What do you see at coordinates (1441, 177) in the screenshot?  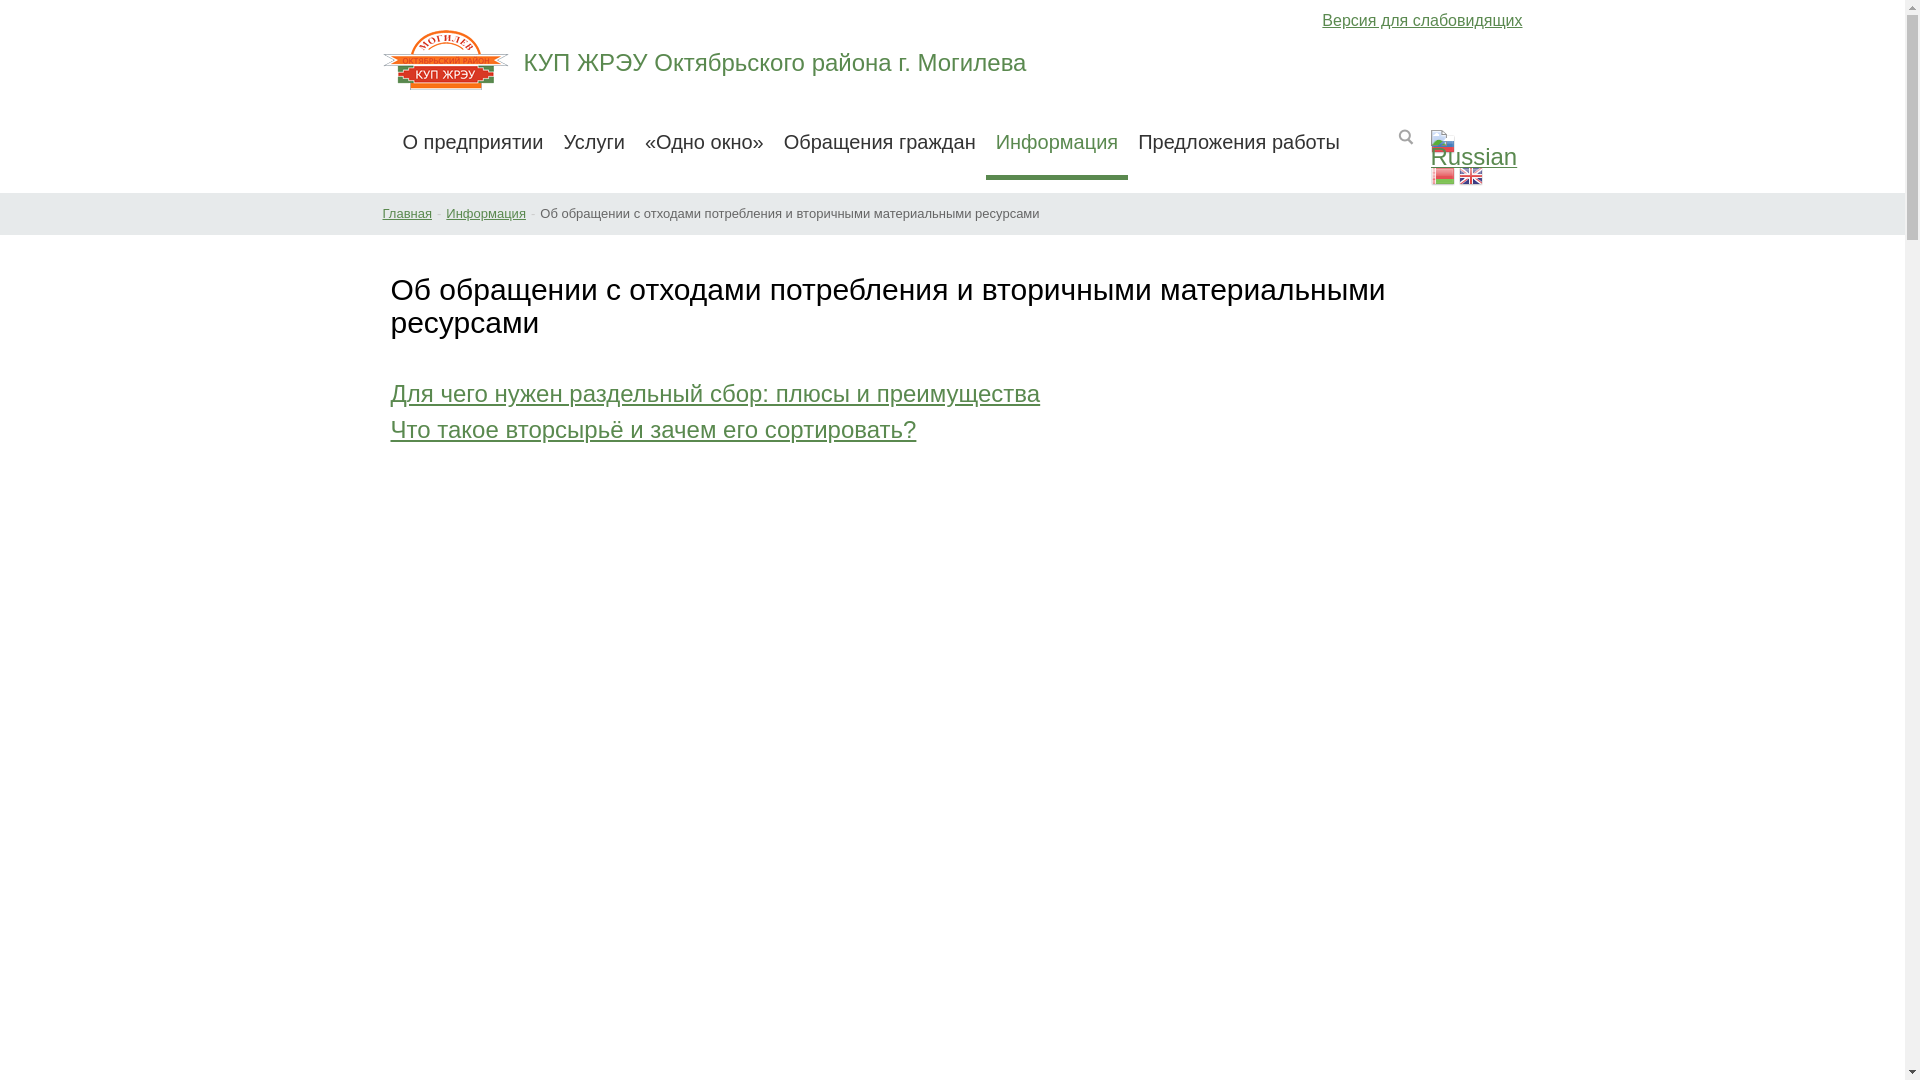 I see `'Belarusian'` at bounding box center [1441, 177].